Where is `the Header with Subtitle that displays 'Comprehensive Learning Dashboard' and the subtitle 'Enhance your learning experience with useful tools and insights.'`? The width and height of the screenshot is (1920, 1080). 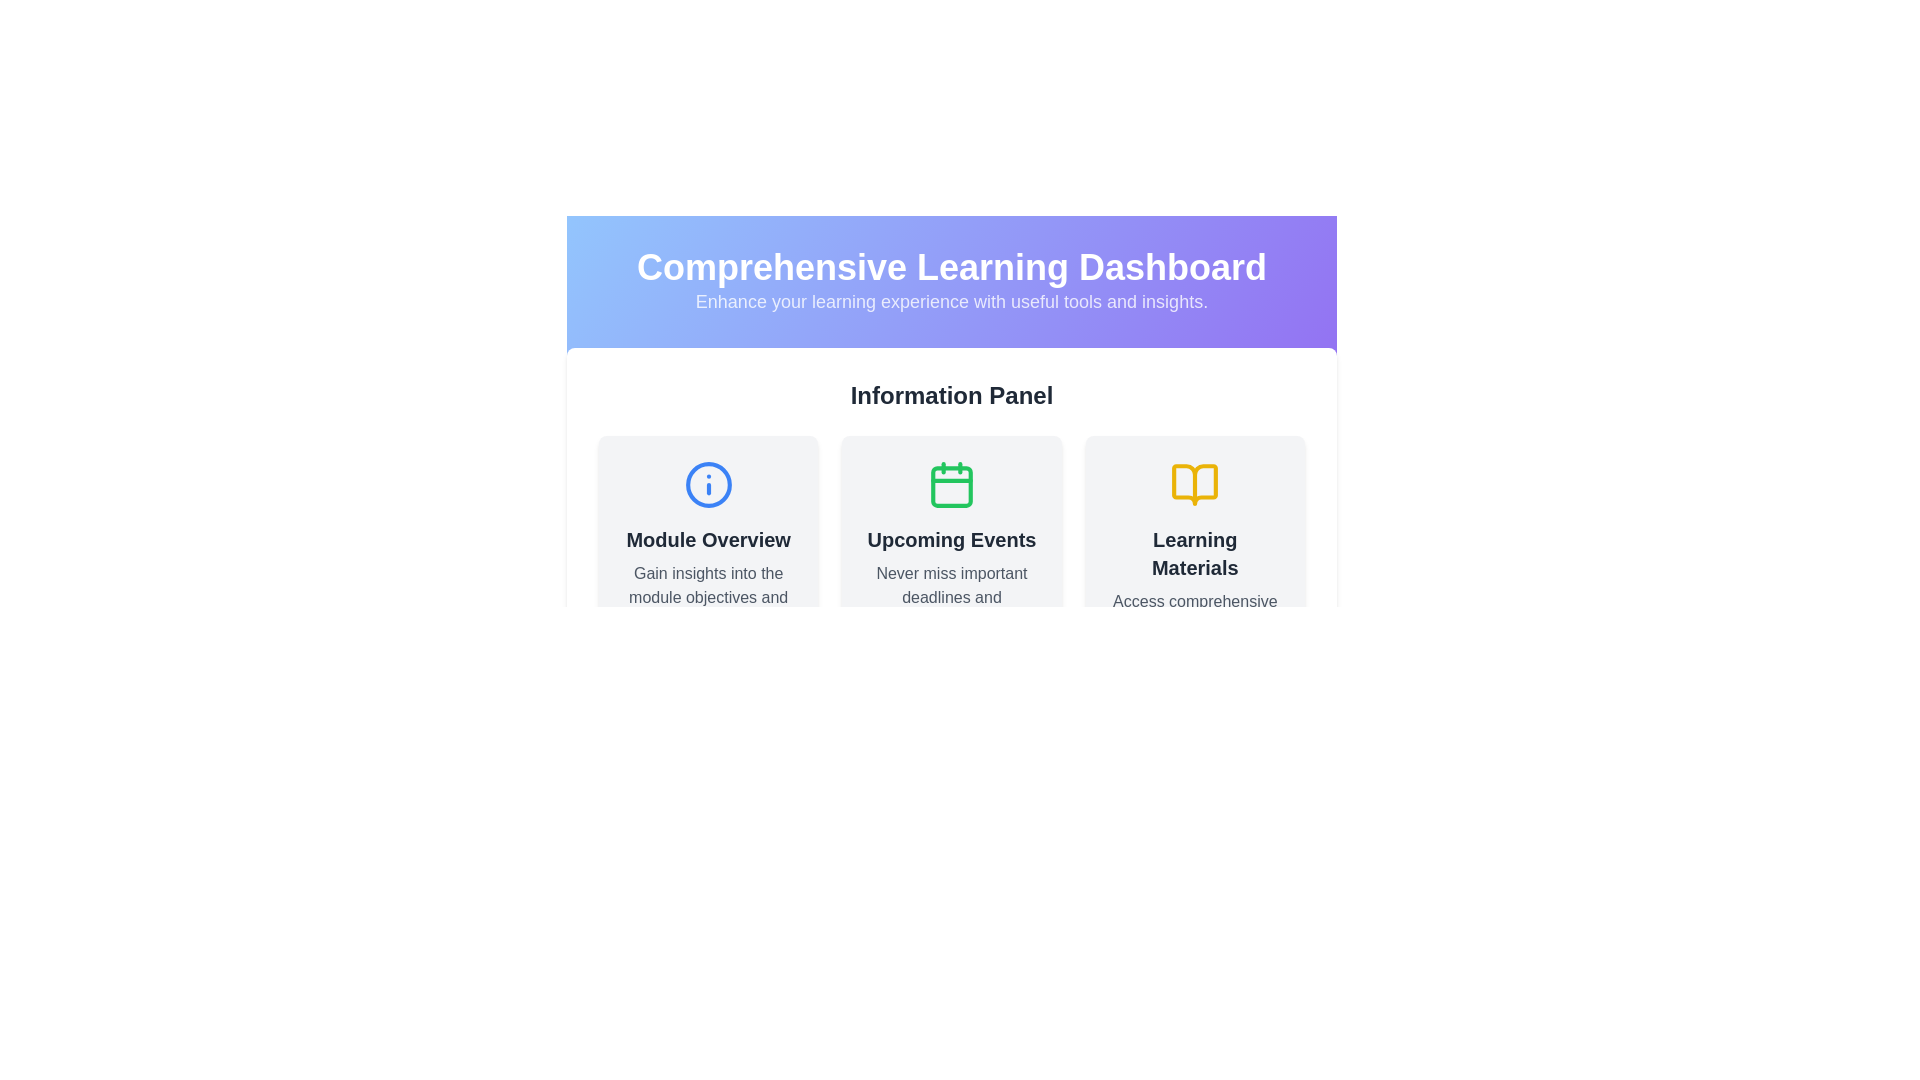
the Header with Subtitle that displays 'Comprehensive Learning Dashboard' and the subtitle 'Enhance your learning experience with useful tools and insights.' is located at coordinates (950, 281).